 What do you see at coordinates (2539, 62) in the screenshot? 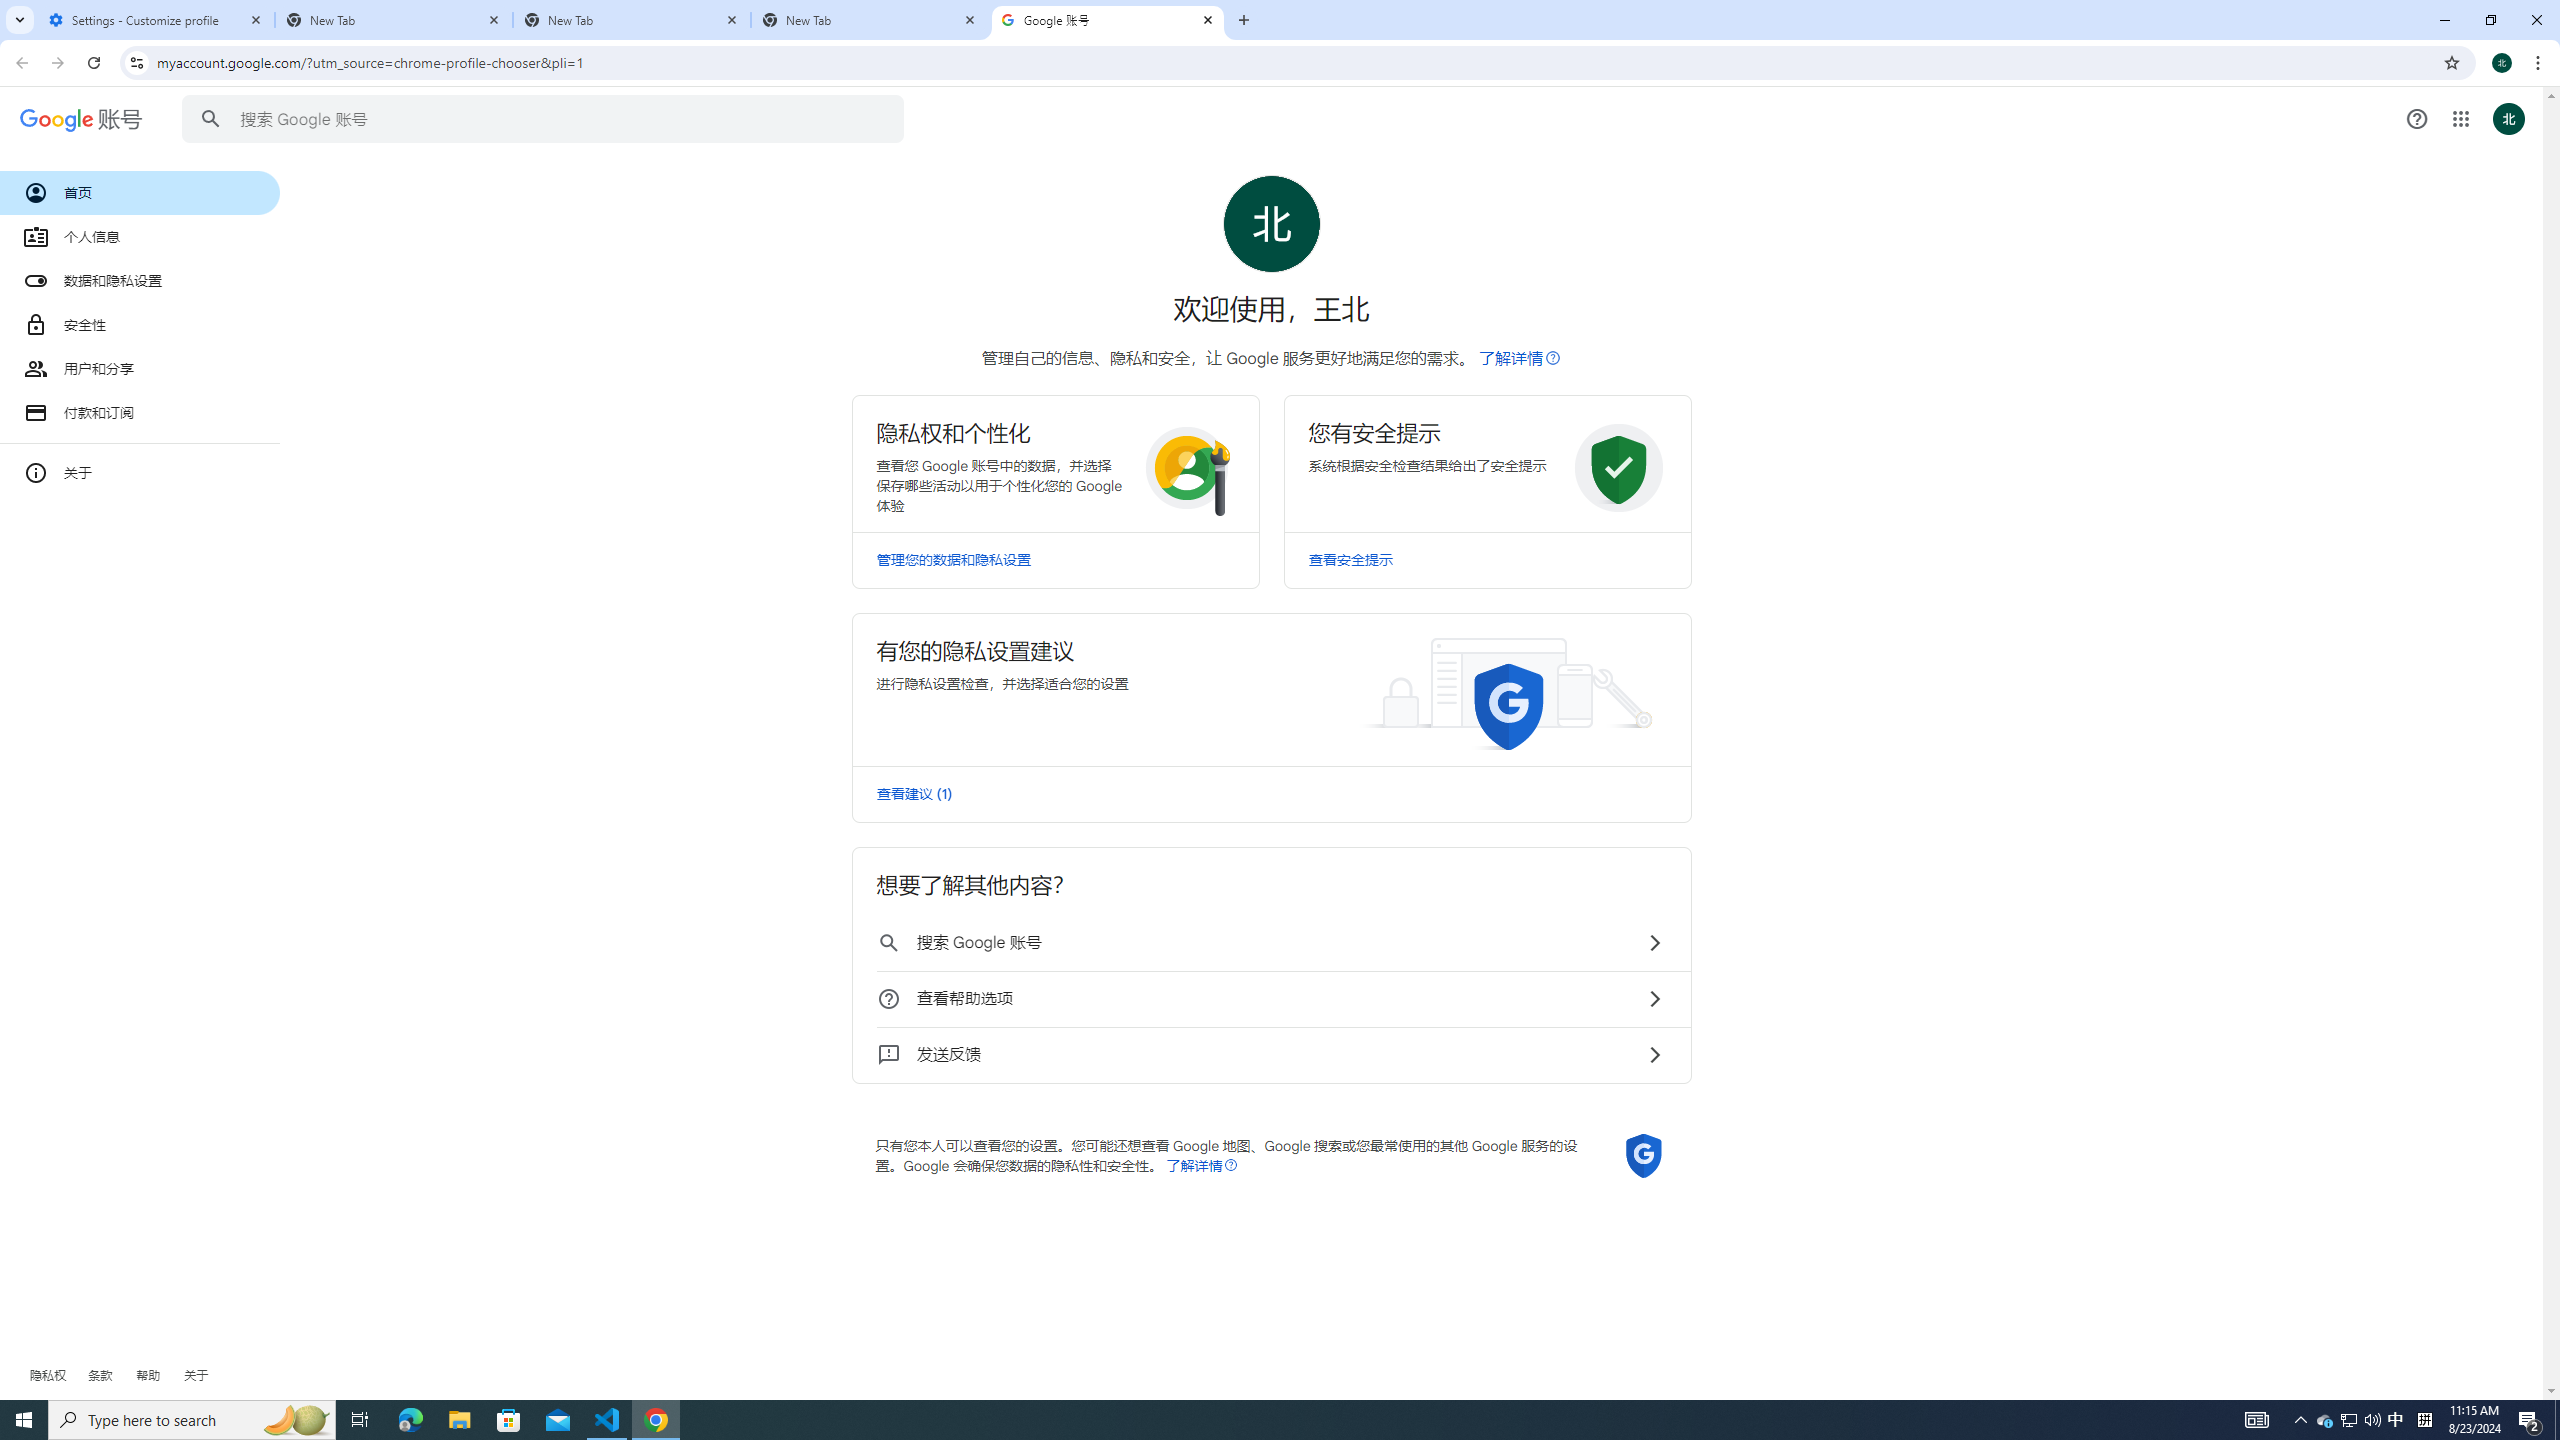
I see `'Chrome'` at bounding box center [2539, 62].